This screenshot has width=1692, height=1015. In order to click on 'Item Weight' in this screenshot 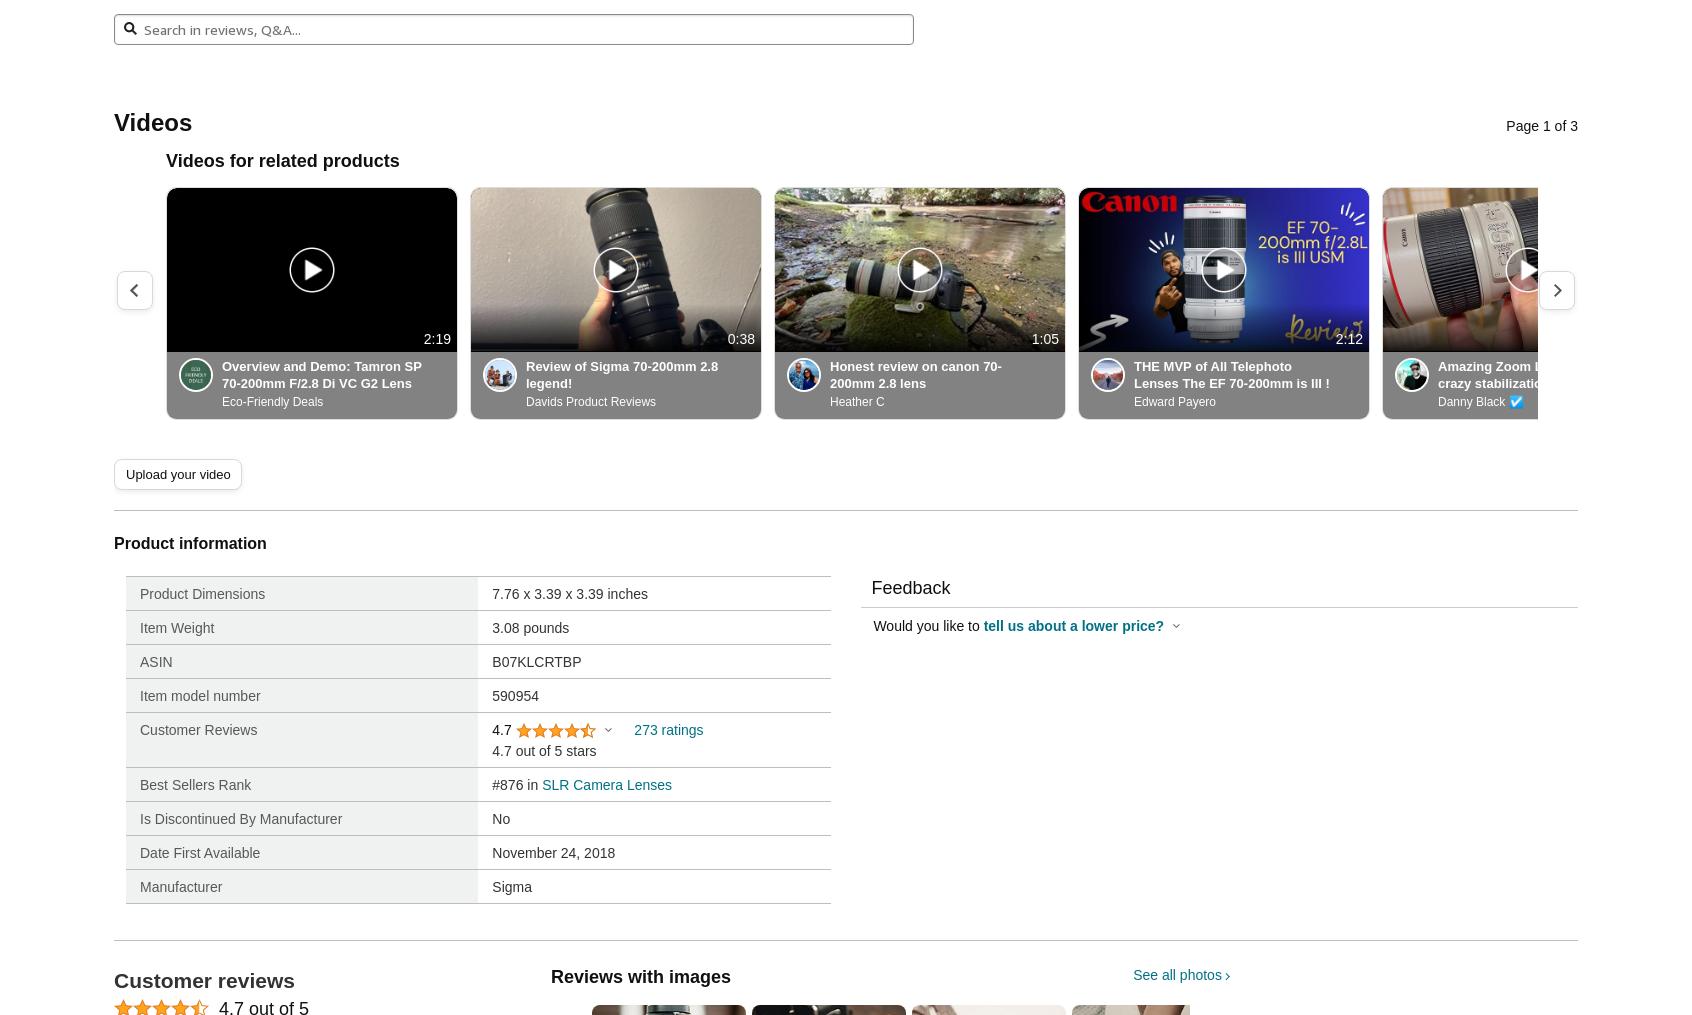, I will do `click(175, 625)`.